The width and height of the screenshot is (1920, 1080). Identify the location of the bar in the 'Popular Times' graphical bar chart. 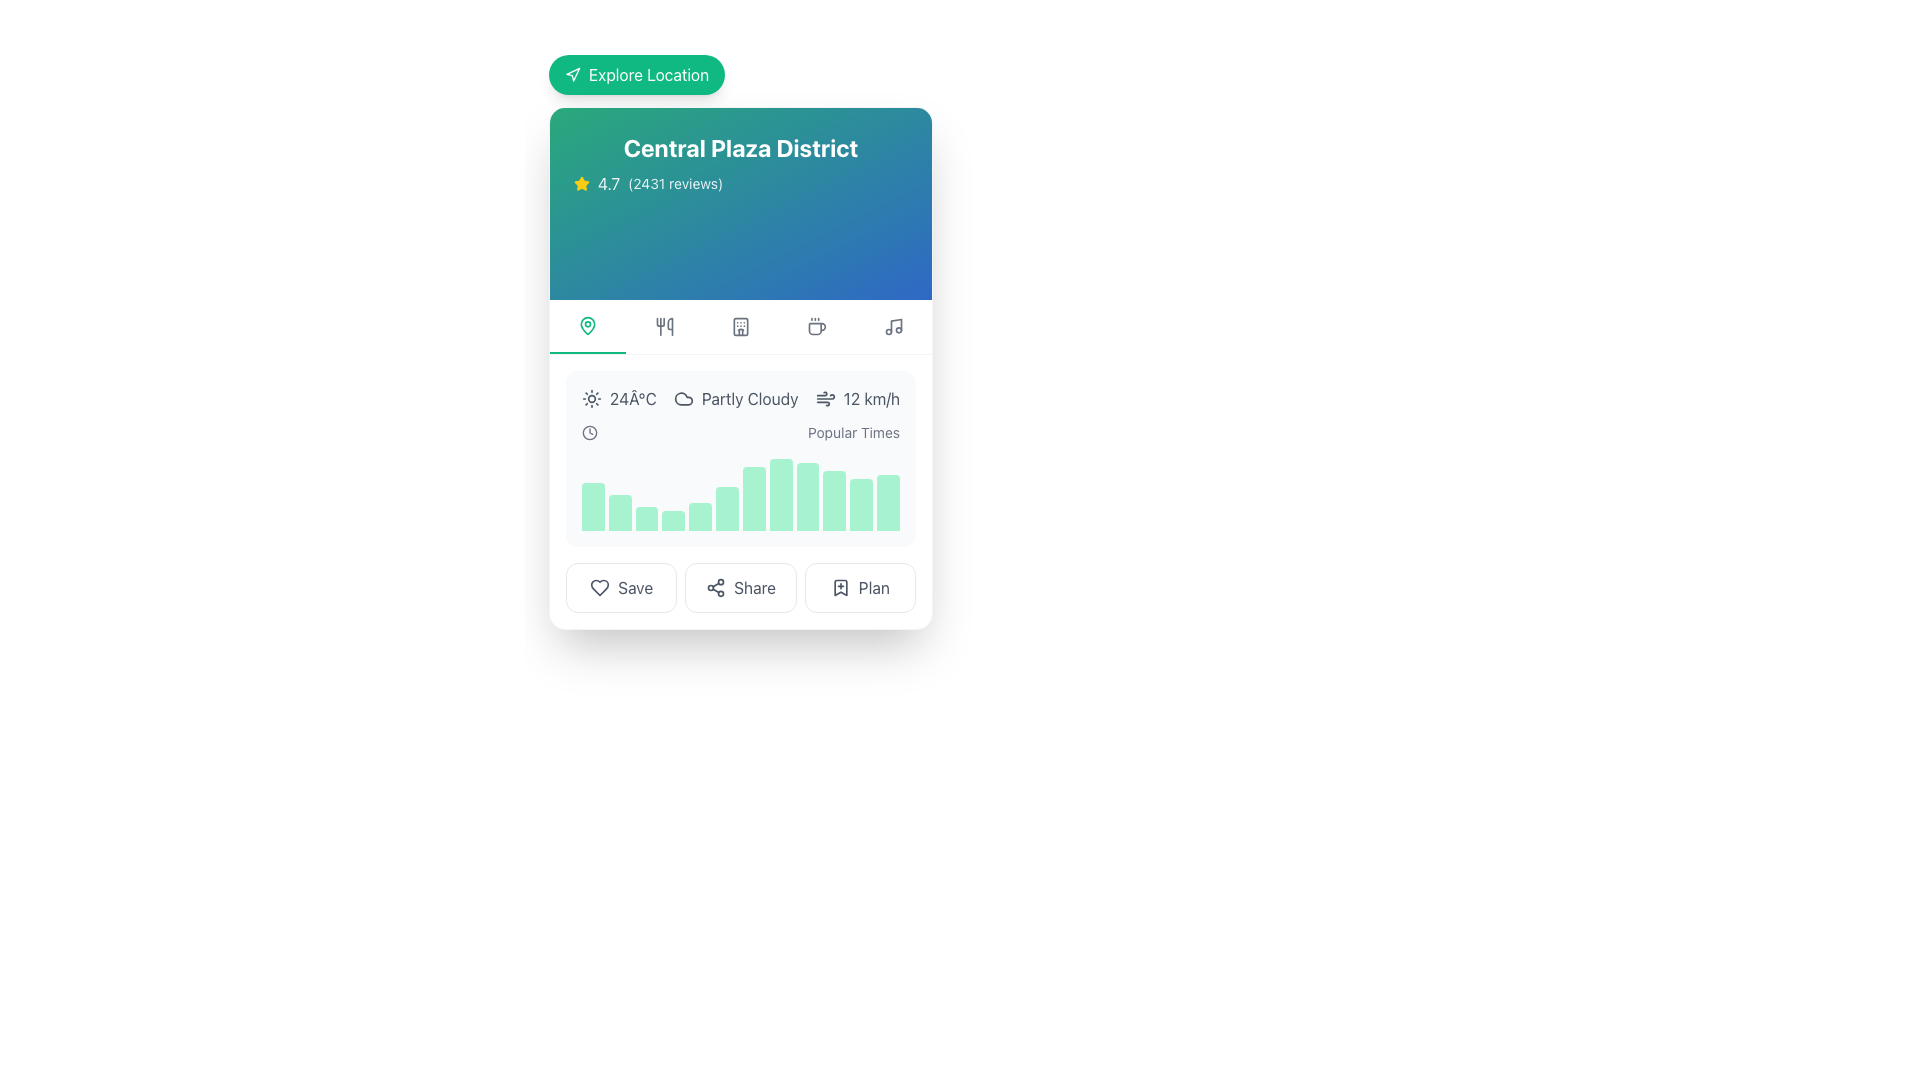
(739, 477).